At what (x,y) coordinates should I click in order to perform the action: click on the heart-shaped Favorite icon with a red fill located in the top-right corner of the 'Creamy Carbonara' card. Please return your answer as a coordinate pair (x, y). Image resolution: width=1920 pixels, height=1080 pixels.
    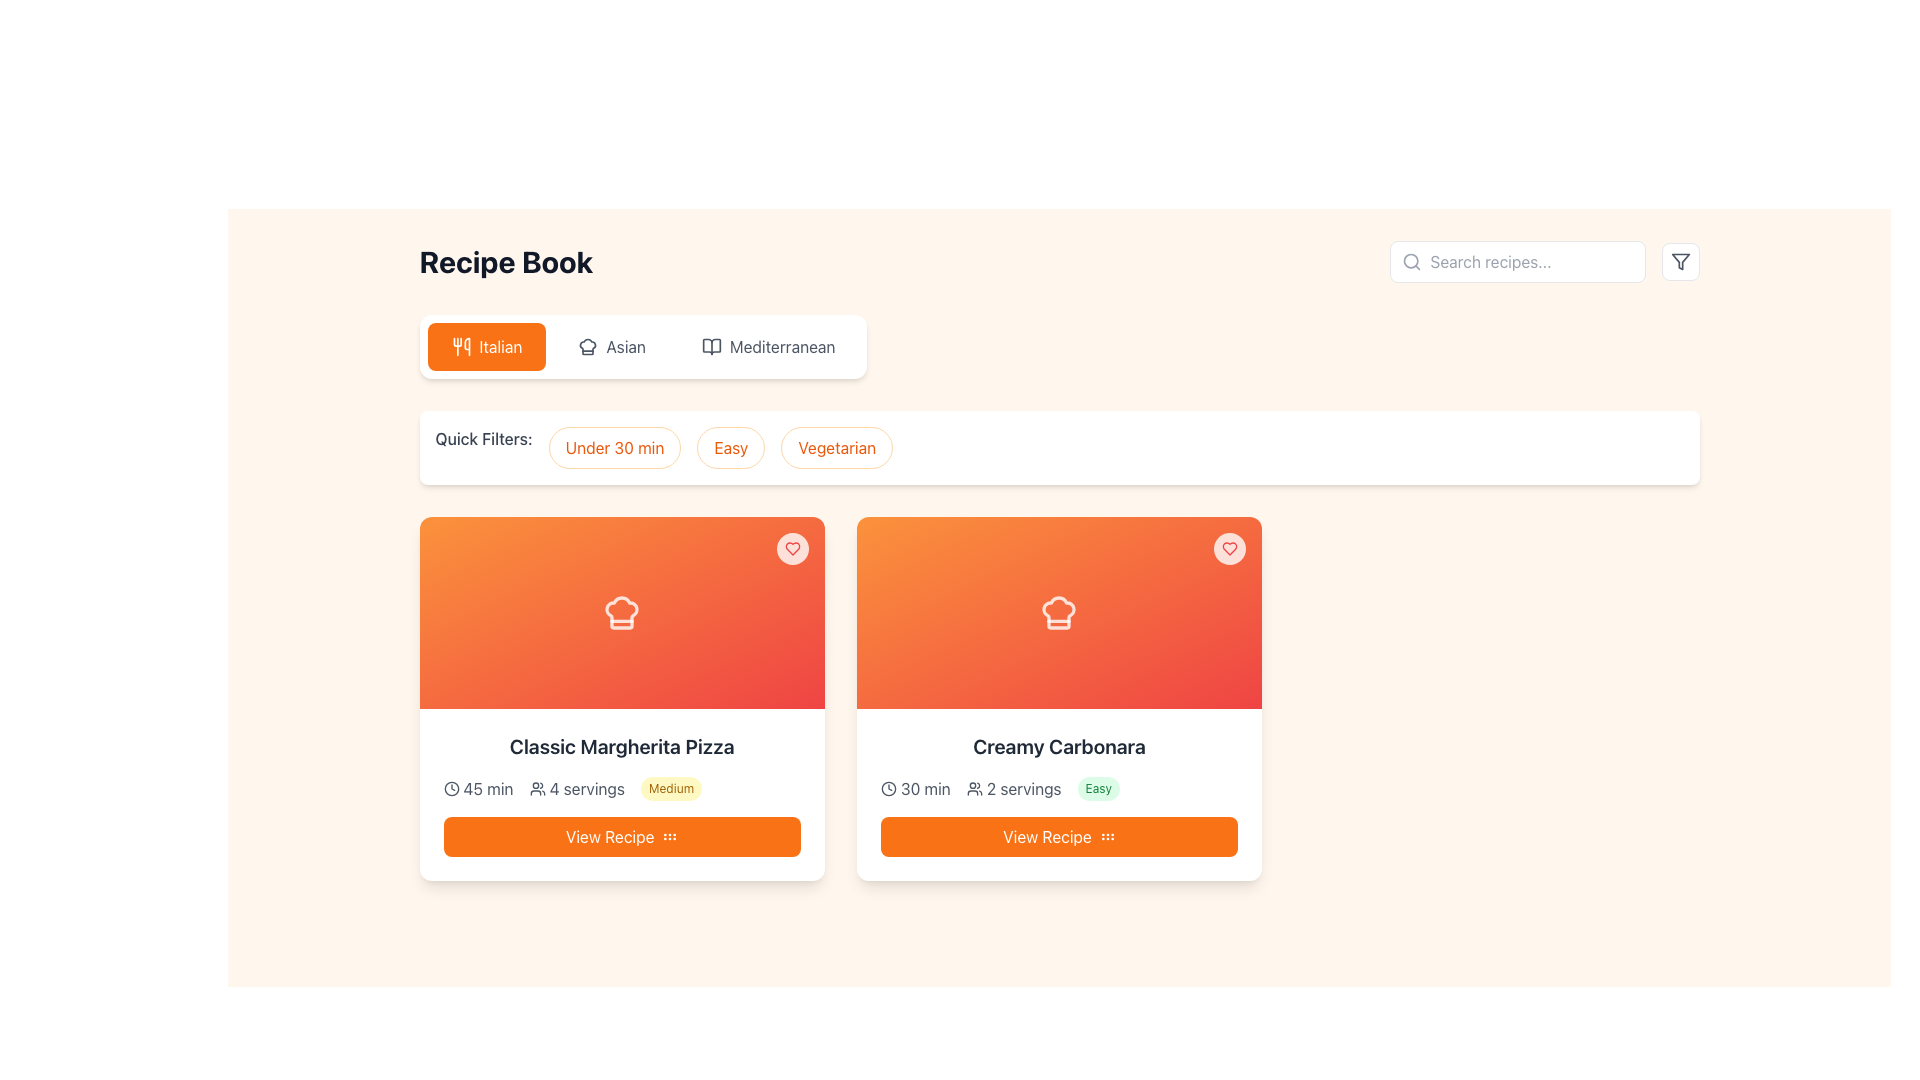
    Looking at the image, I should click on (1229, 548).